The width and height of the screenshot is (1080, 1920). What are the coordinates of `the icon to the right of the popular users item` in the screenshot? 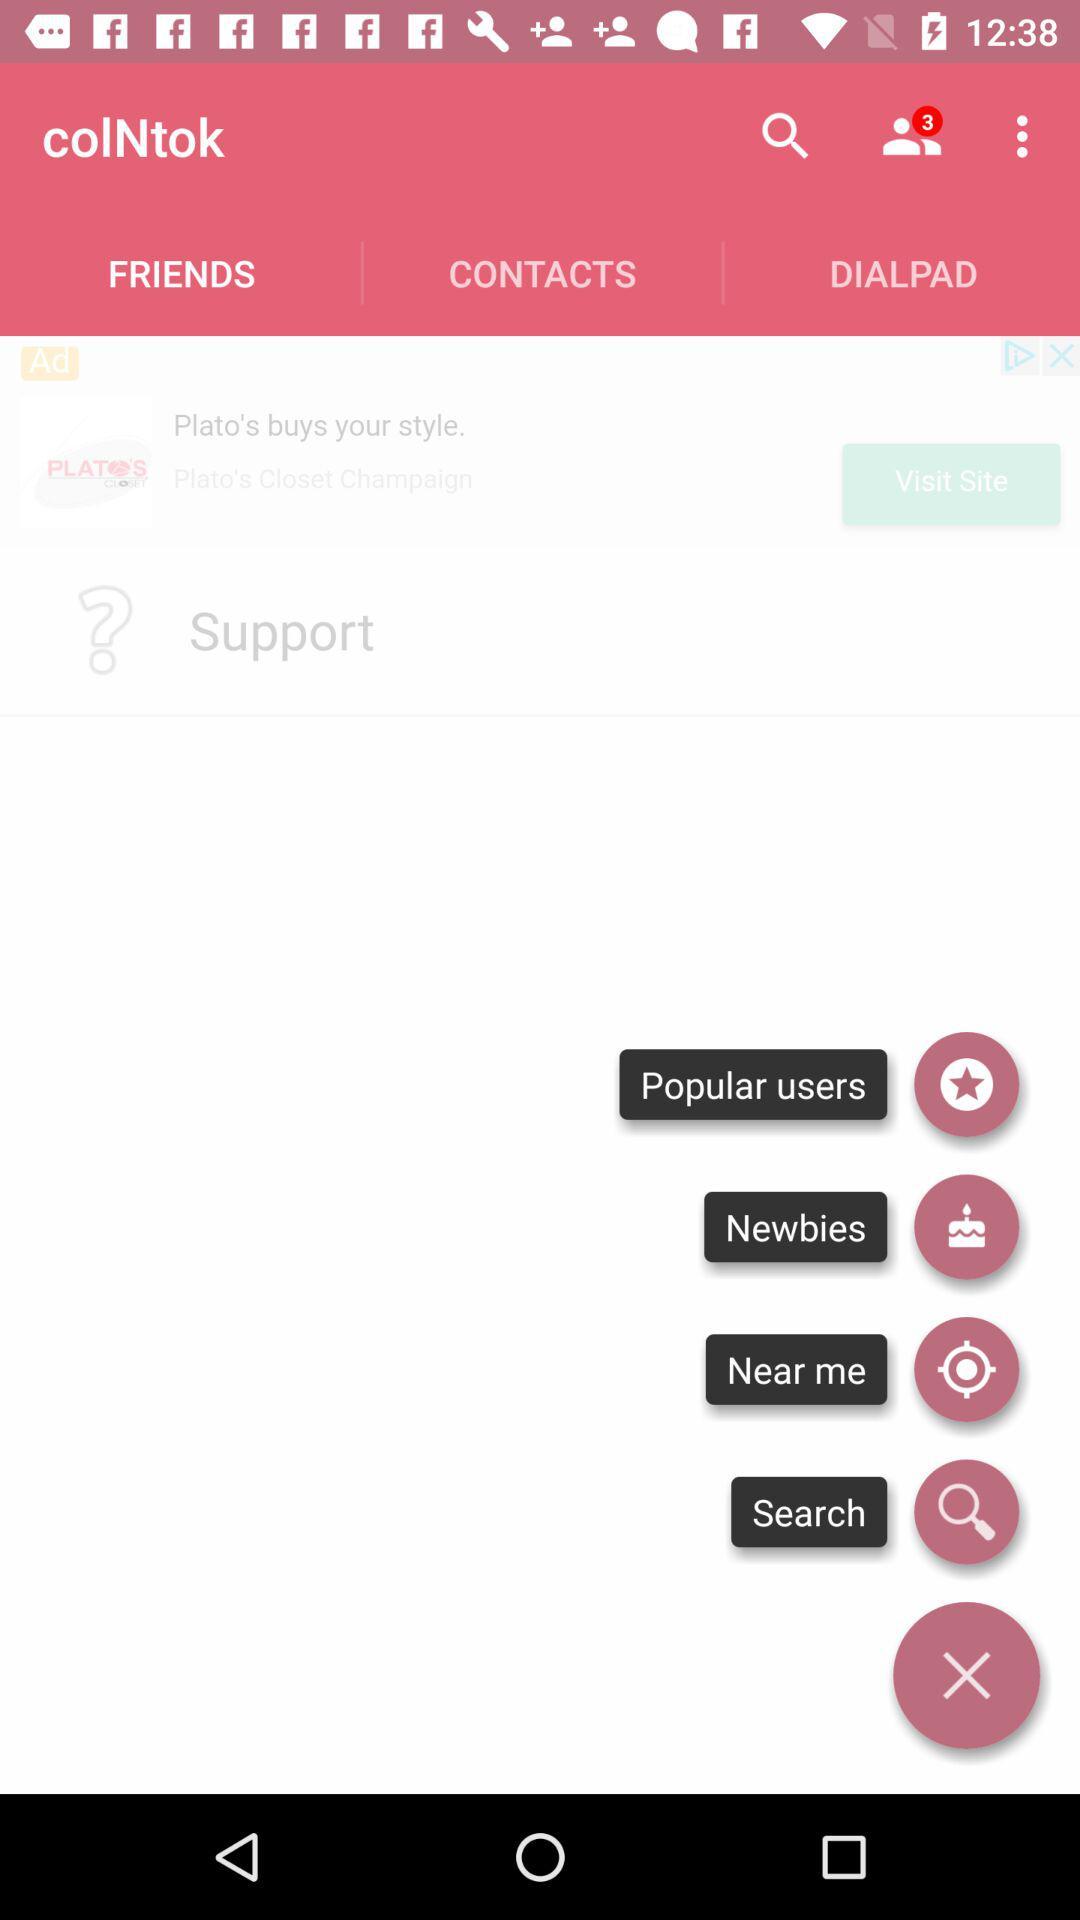 It's located at (965, 1226).